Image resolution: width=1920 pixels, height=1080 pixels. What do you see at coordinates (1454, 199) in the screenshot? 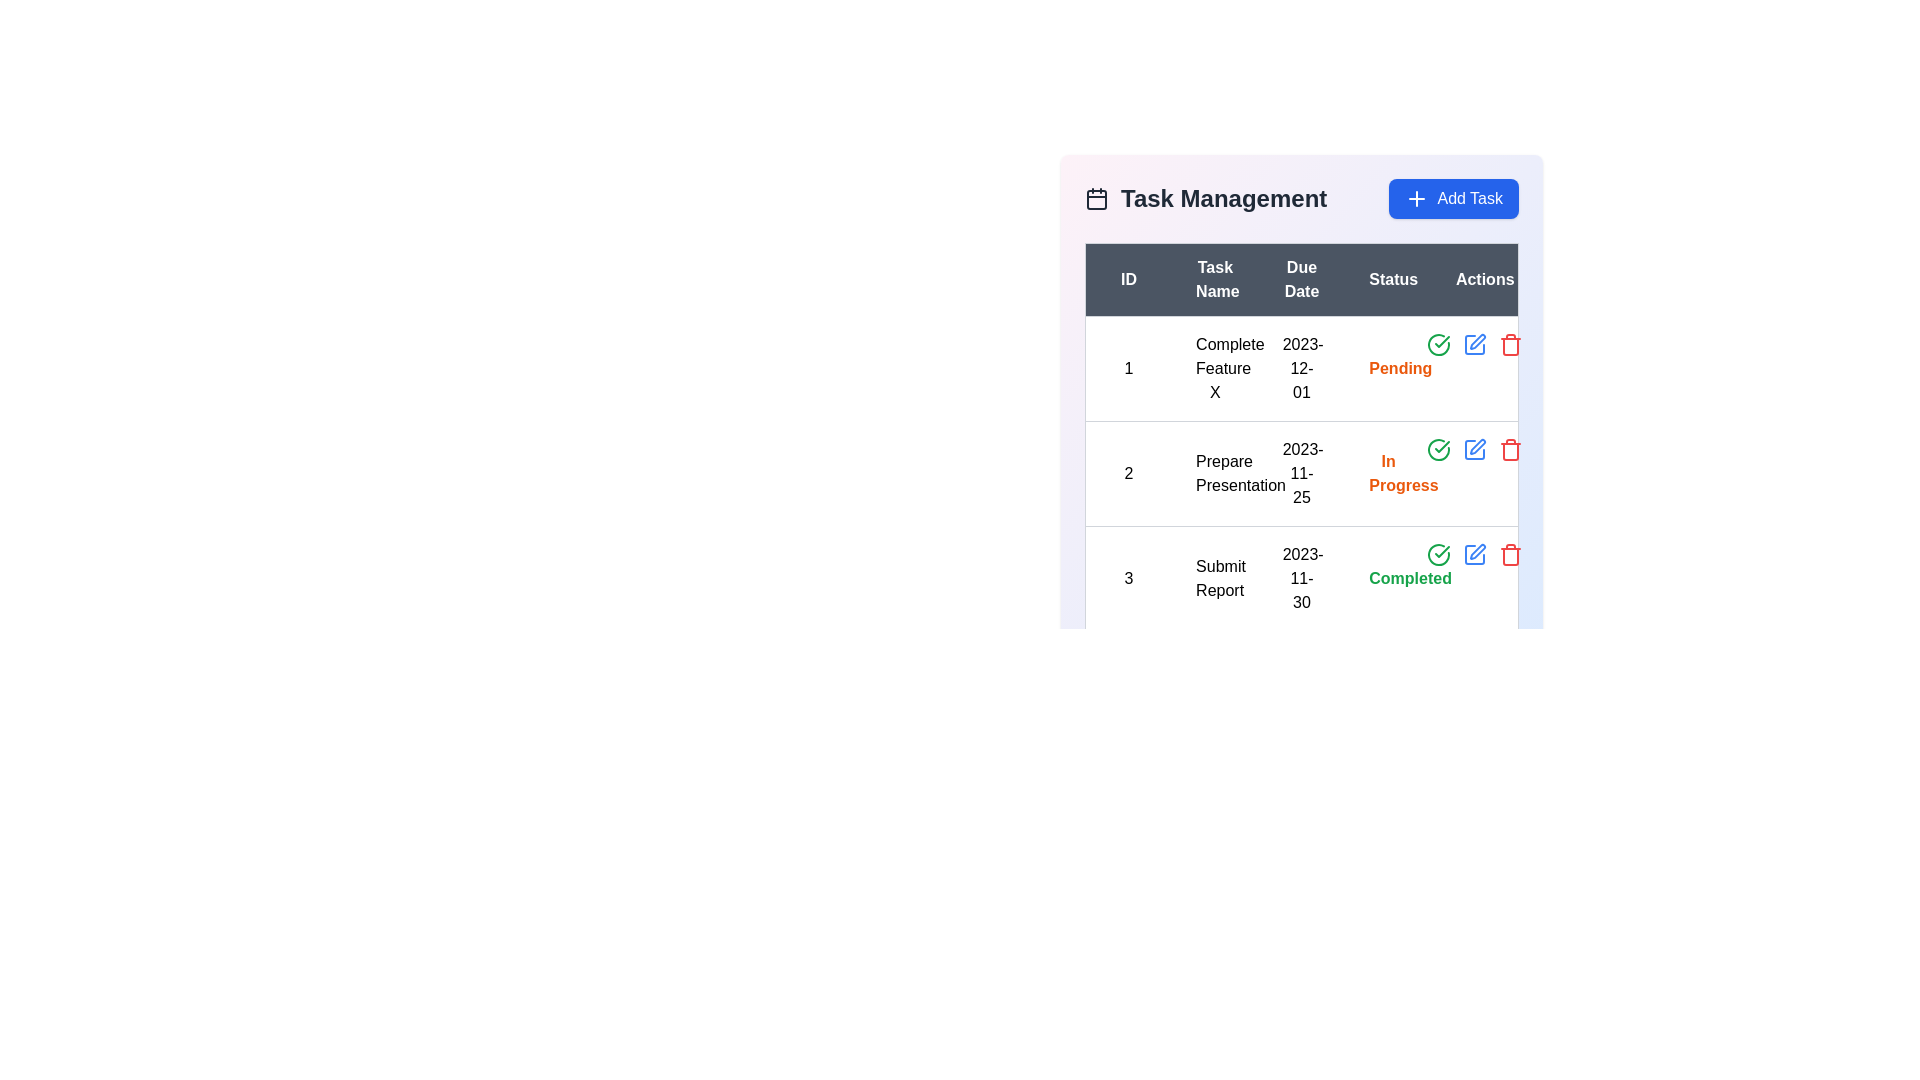
I see `the rectangular button with a blue background and white '+' icon labeled 'Add Task', located on the far right of the 'Task Management' header area` at bounding box center [1454, 199].